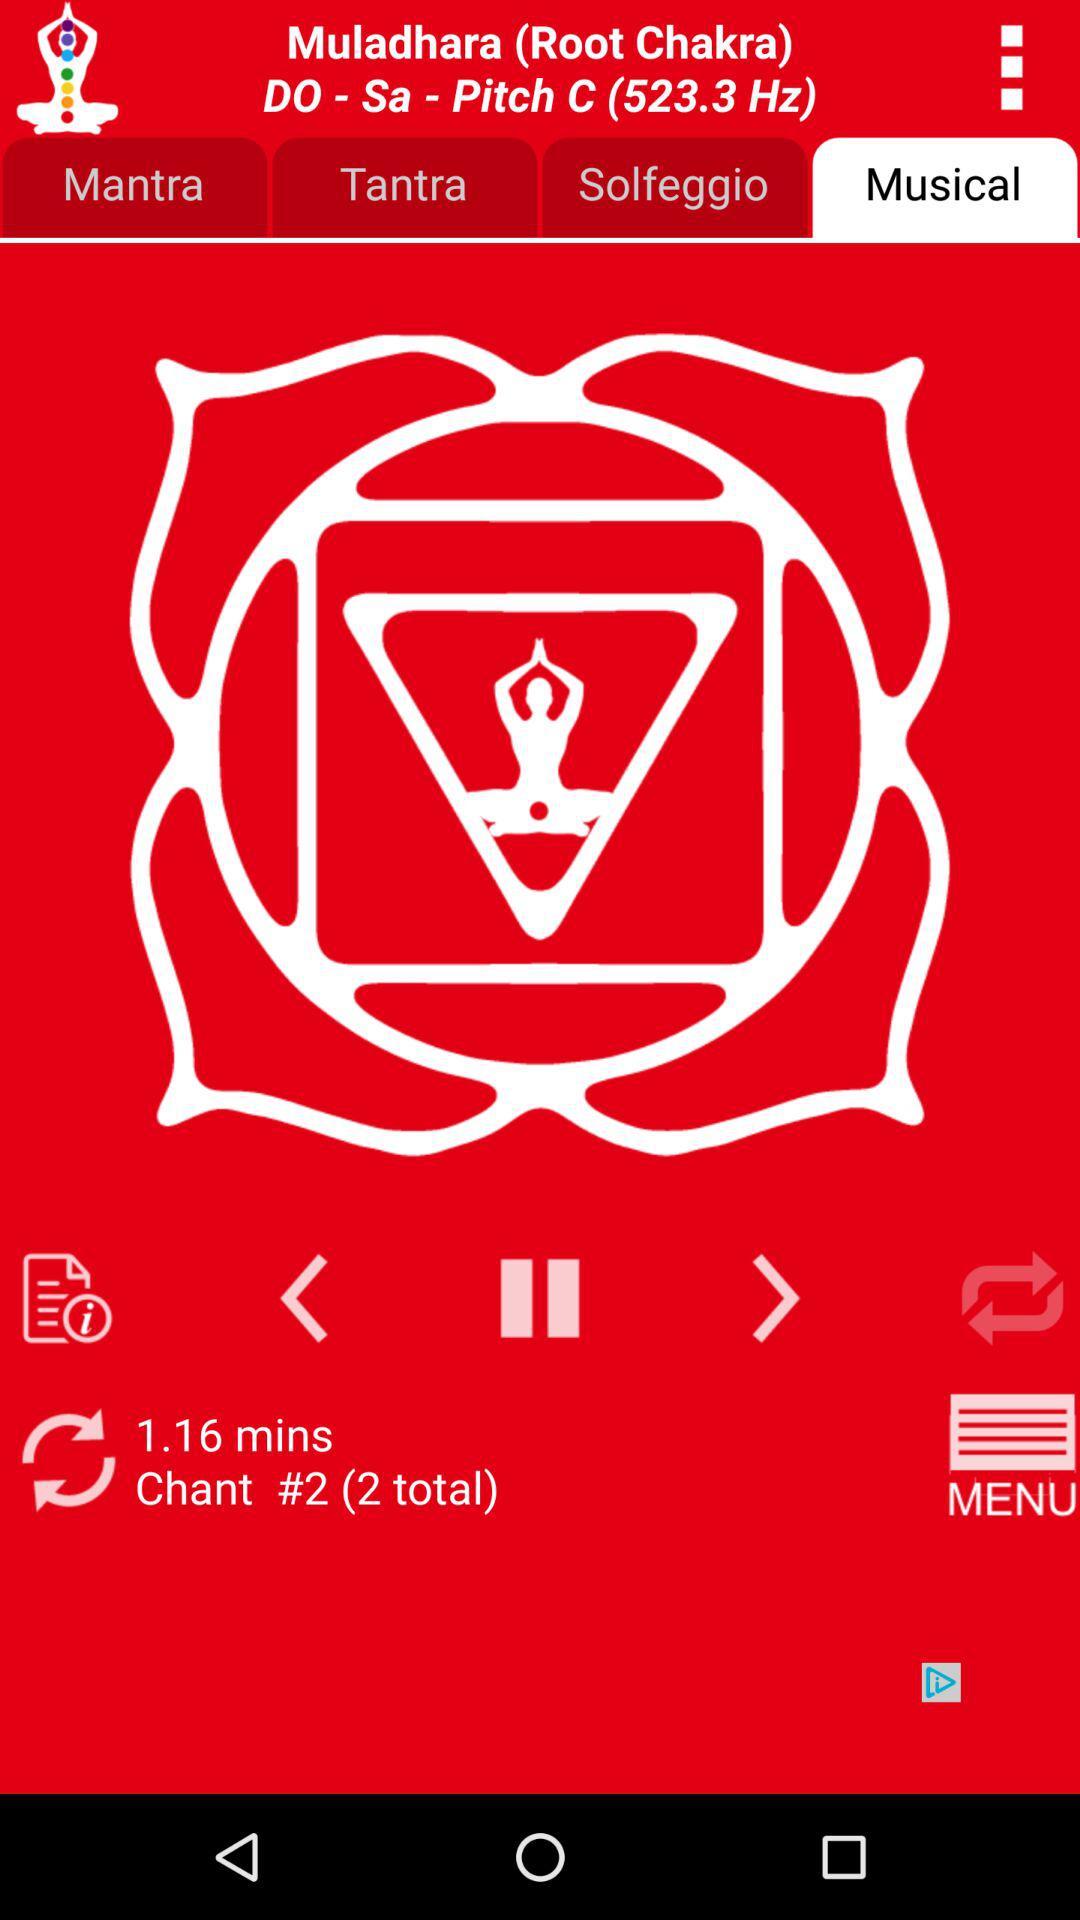 The width and height of the screenshot is (1080, 1920). I want to click on the item next to solfeggio item, so click(405, 188).